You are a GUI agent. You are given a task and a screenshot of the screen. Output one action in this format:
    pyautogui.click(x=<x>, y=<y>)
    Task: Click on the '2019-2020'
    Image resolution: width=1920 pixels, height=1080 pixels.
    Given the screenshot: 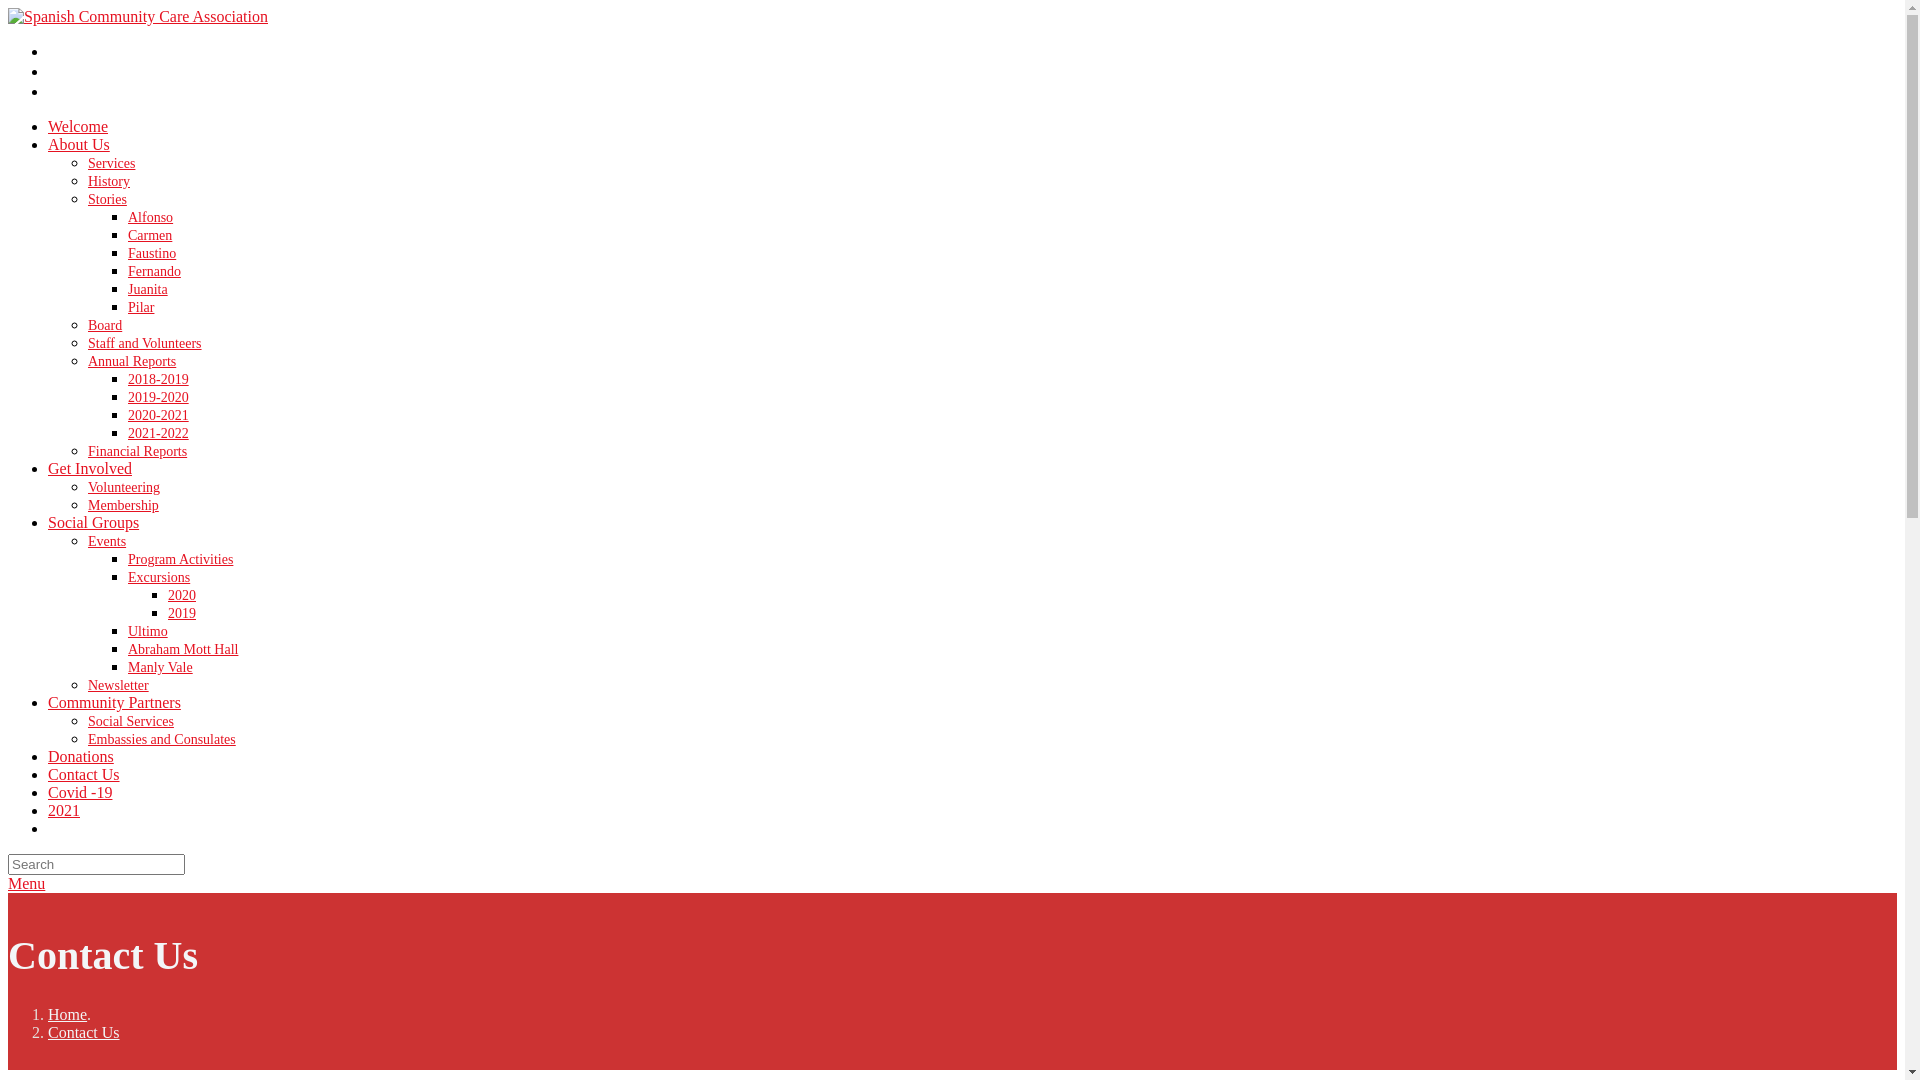 What is the action you would take?
    pyautogui.click(x=157, y=397)
    